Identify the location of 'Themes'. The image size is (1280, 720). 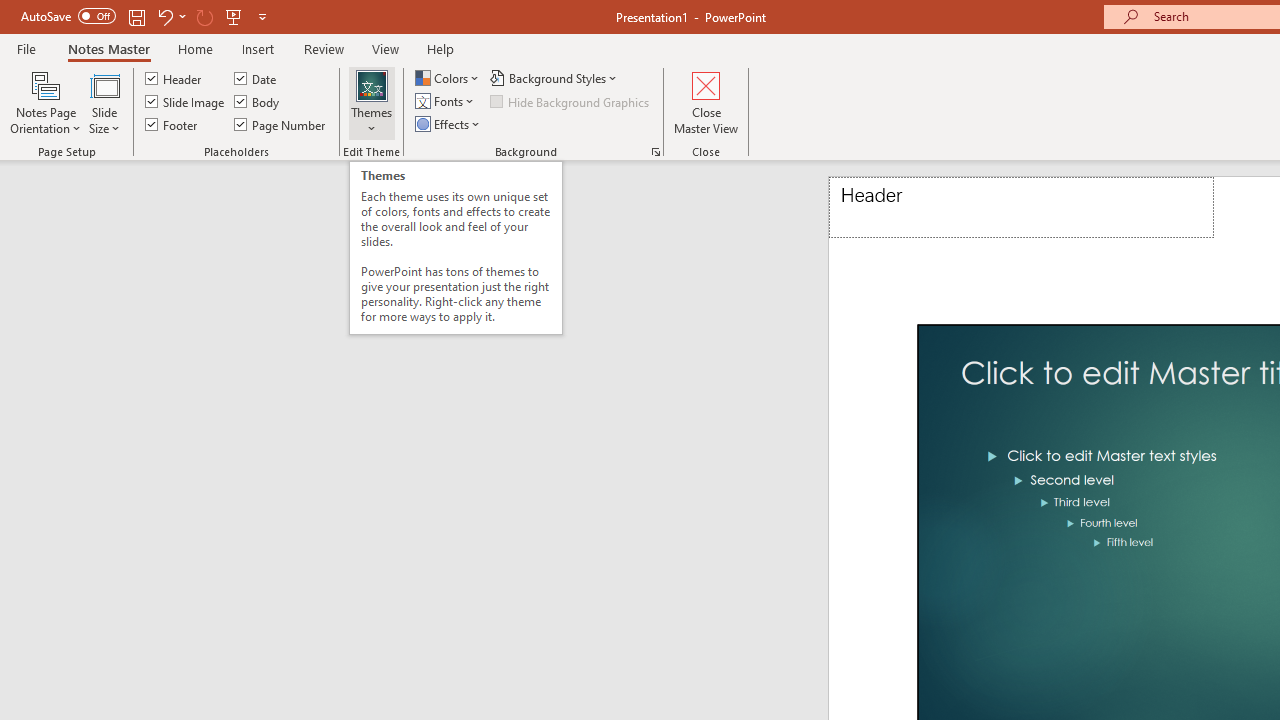
(372, 103).